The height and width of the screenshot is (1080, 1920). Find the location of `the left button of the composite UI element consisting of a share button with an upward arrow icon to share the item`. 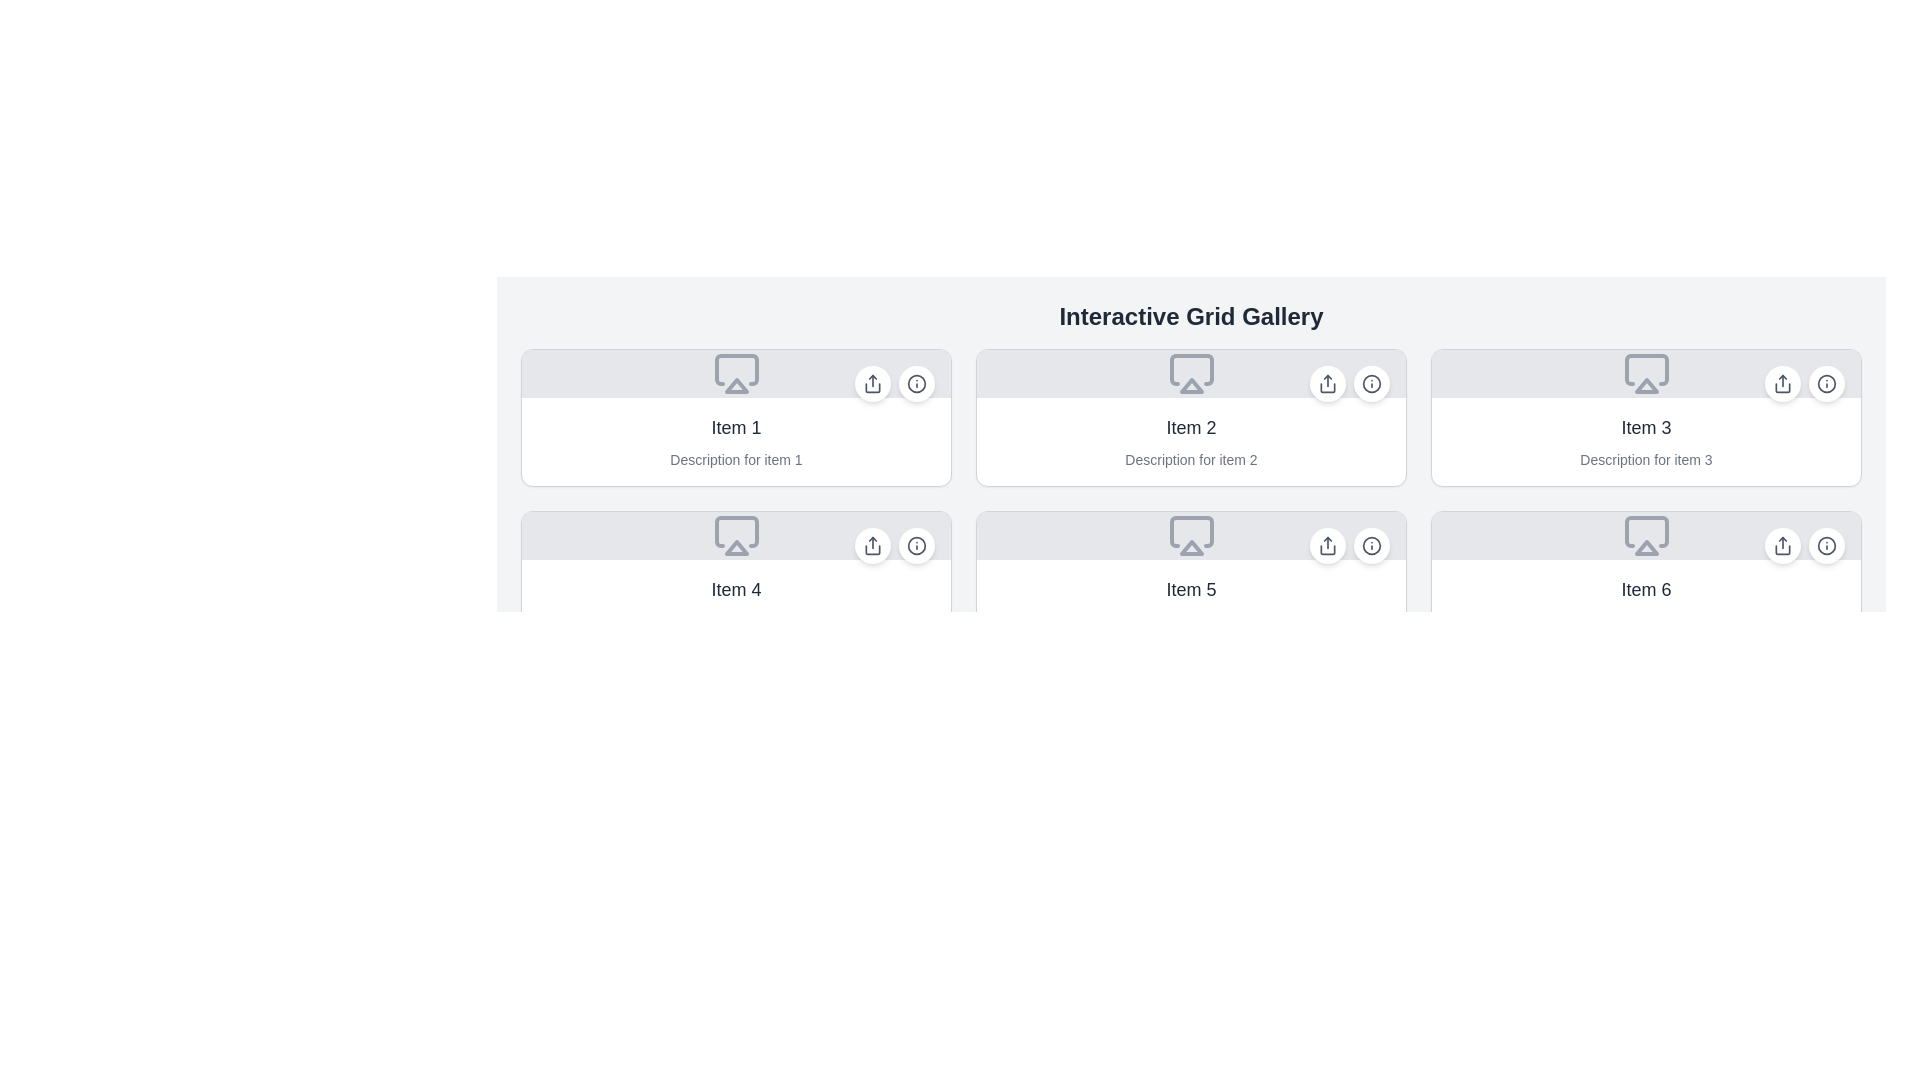

the left button of the composite UI element consisting of a share button with an upward arrow icon to share the item is located at coordinates (893, 546).